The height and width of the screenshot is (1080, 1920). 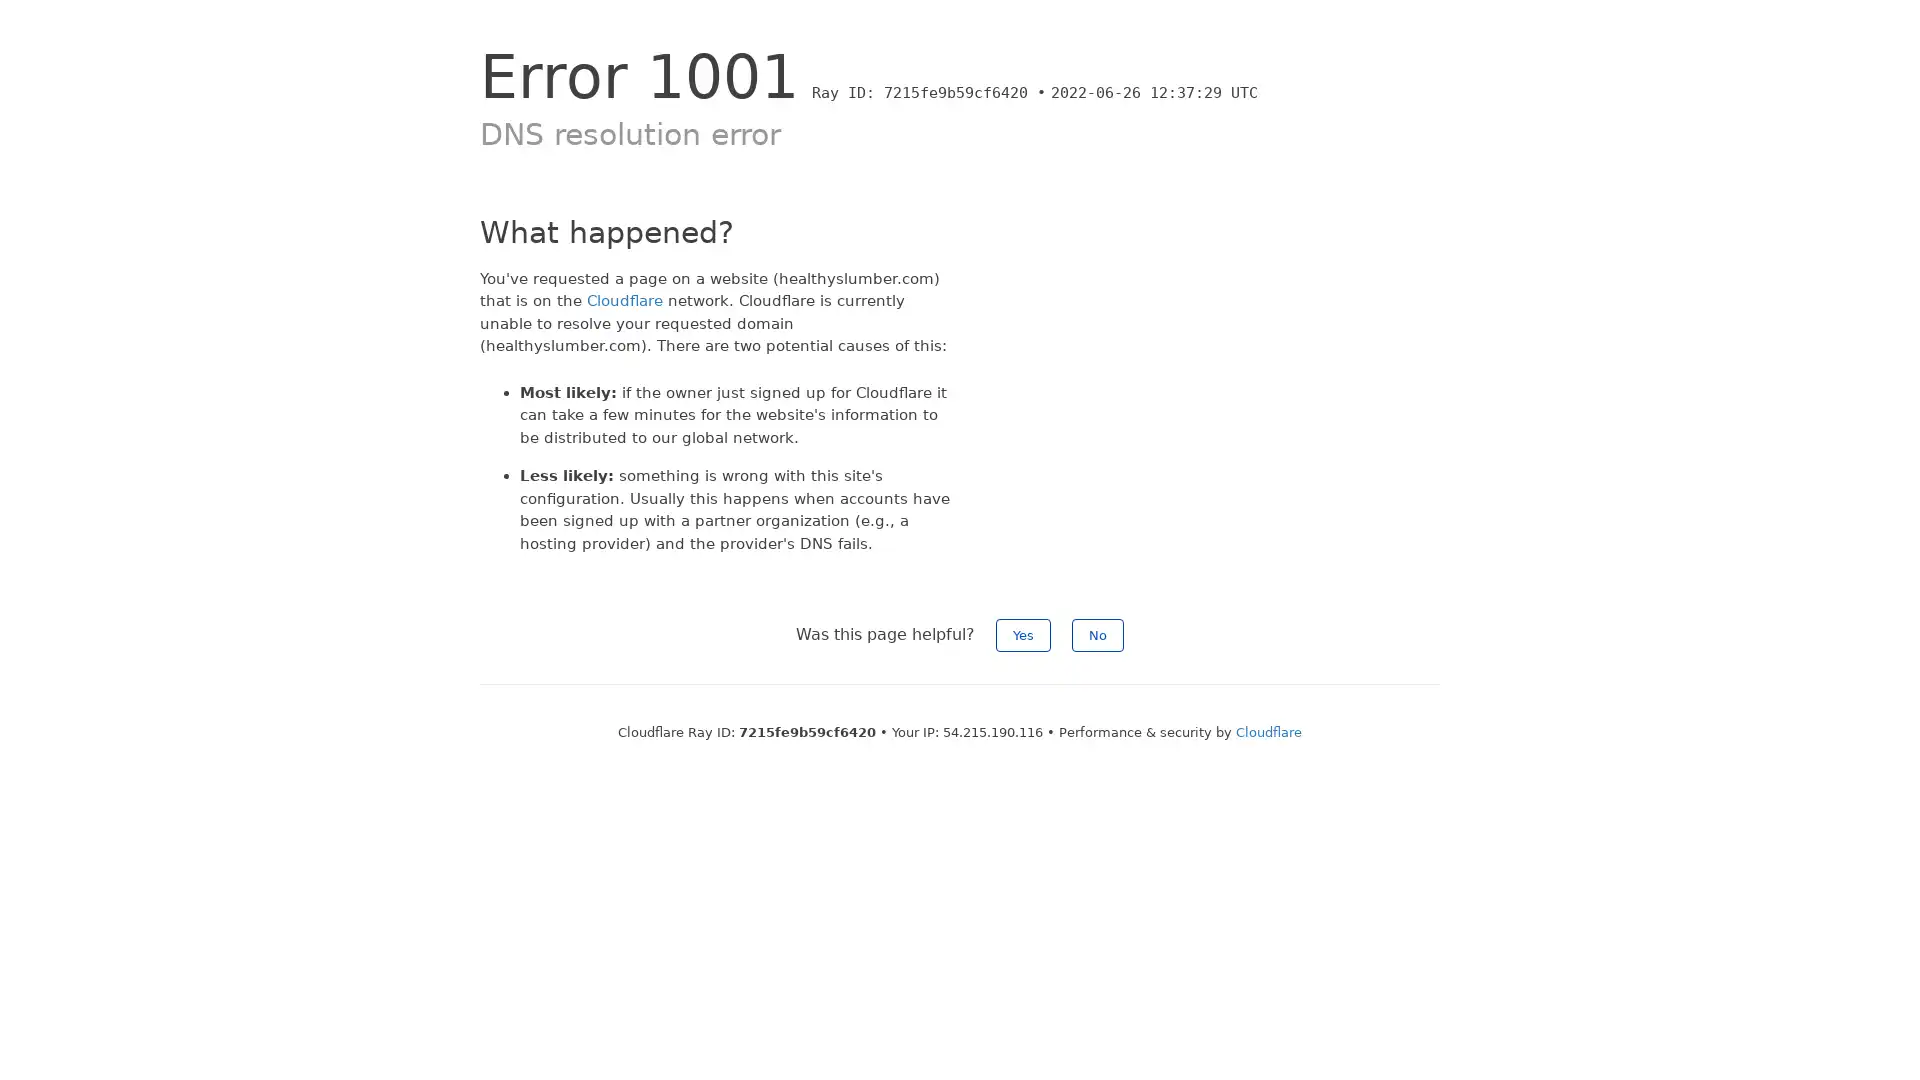 I want to click on Yes, so click(x=1023, y=635).